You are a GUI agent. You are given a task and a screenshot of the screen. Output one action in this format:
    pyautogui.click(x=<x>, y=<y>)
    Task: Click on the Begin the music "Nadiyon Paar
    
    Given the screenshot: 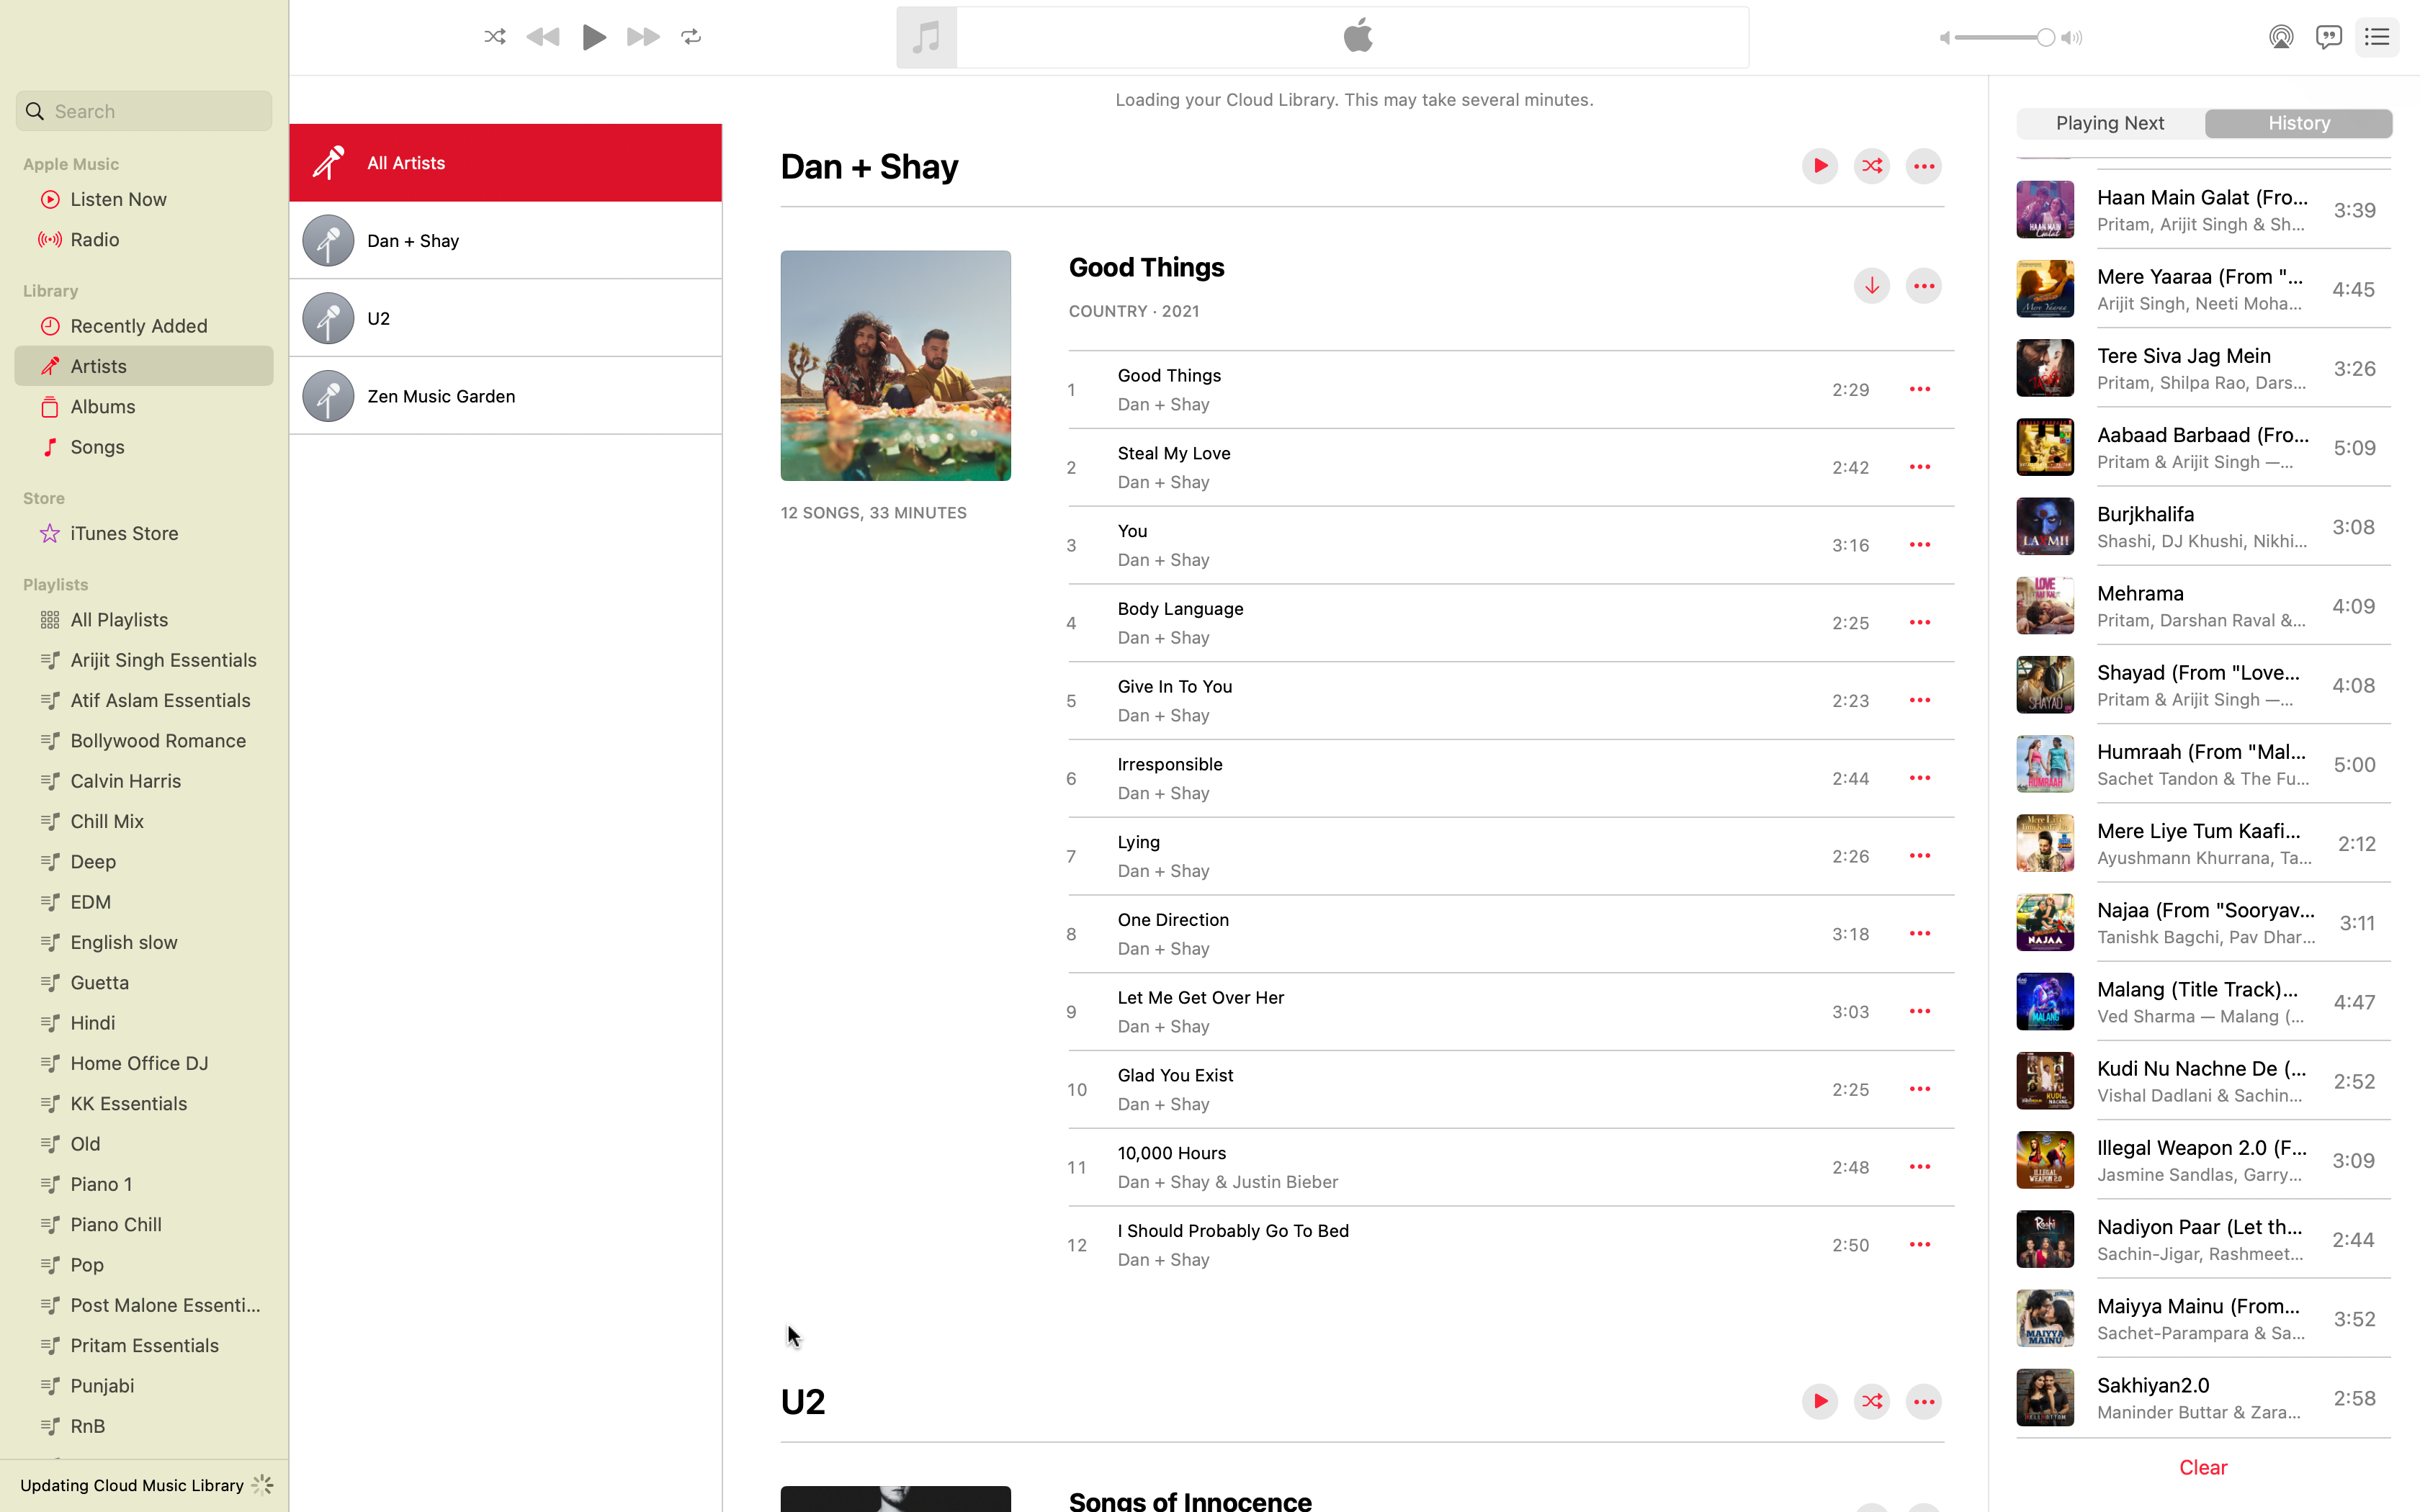 What is the action you would take?
    pyautogui.click(x=2198, y=1237)
    